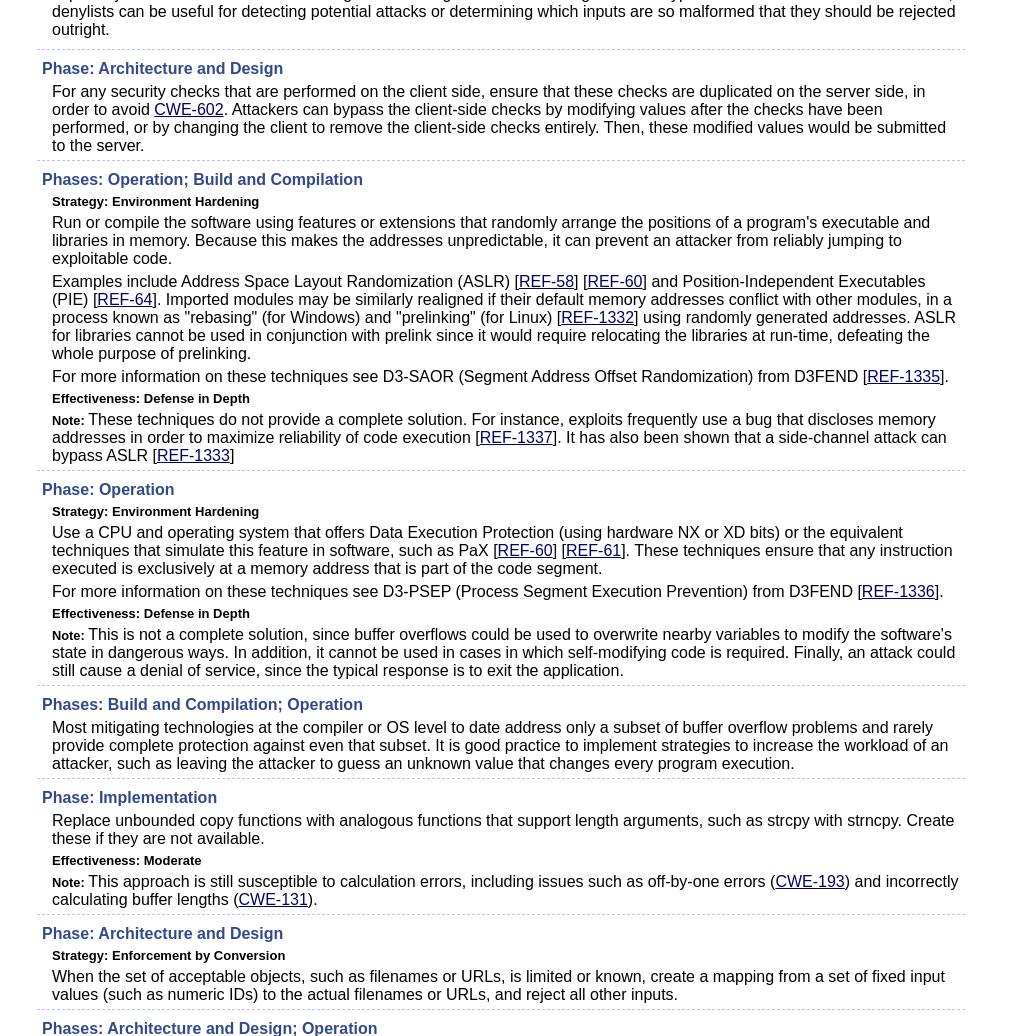 This screenshot has height=1036, width=1020. Describe the element at coordinates (596, 317) in the screenshot. I see `'REF-1332'` at that location.